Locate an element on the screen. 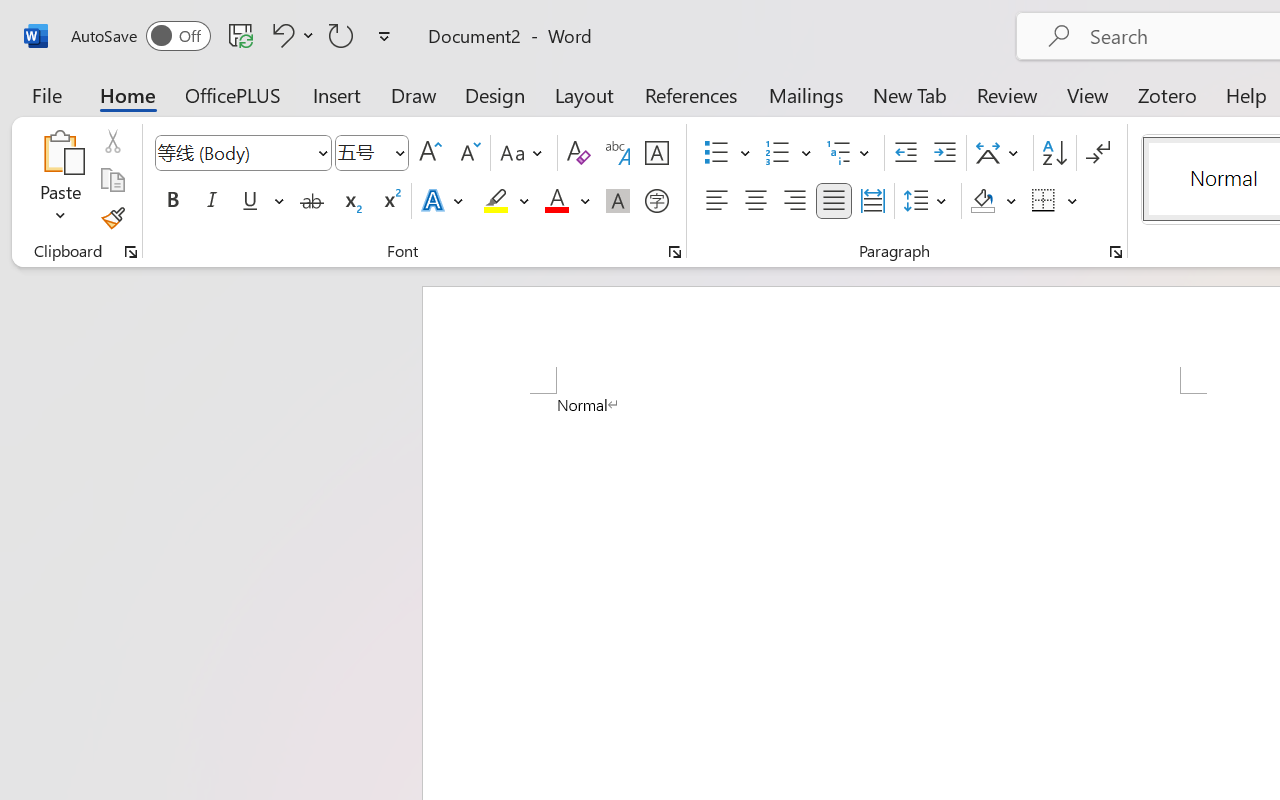  'Enclose Characters...' is located at coordinates (656, 201).